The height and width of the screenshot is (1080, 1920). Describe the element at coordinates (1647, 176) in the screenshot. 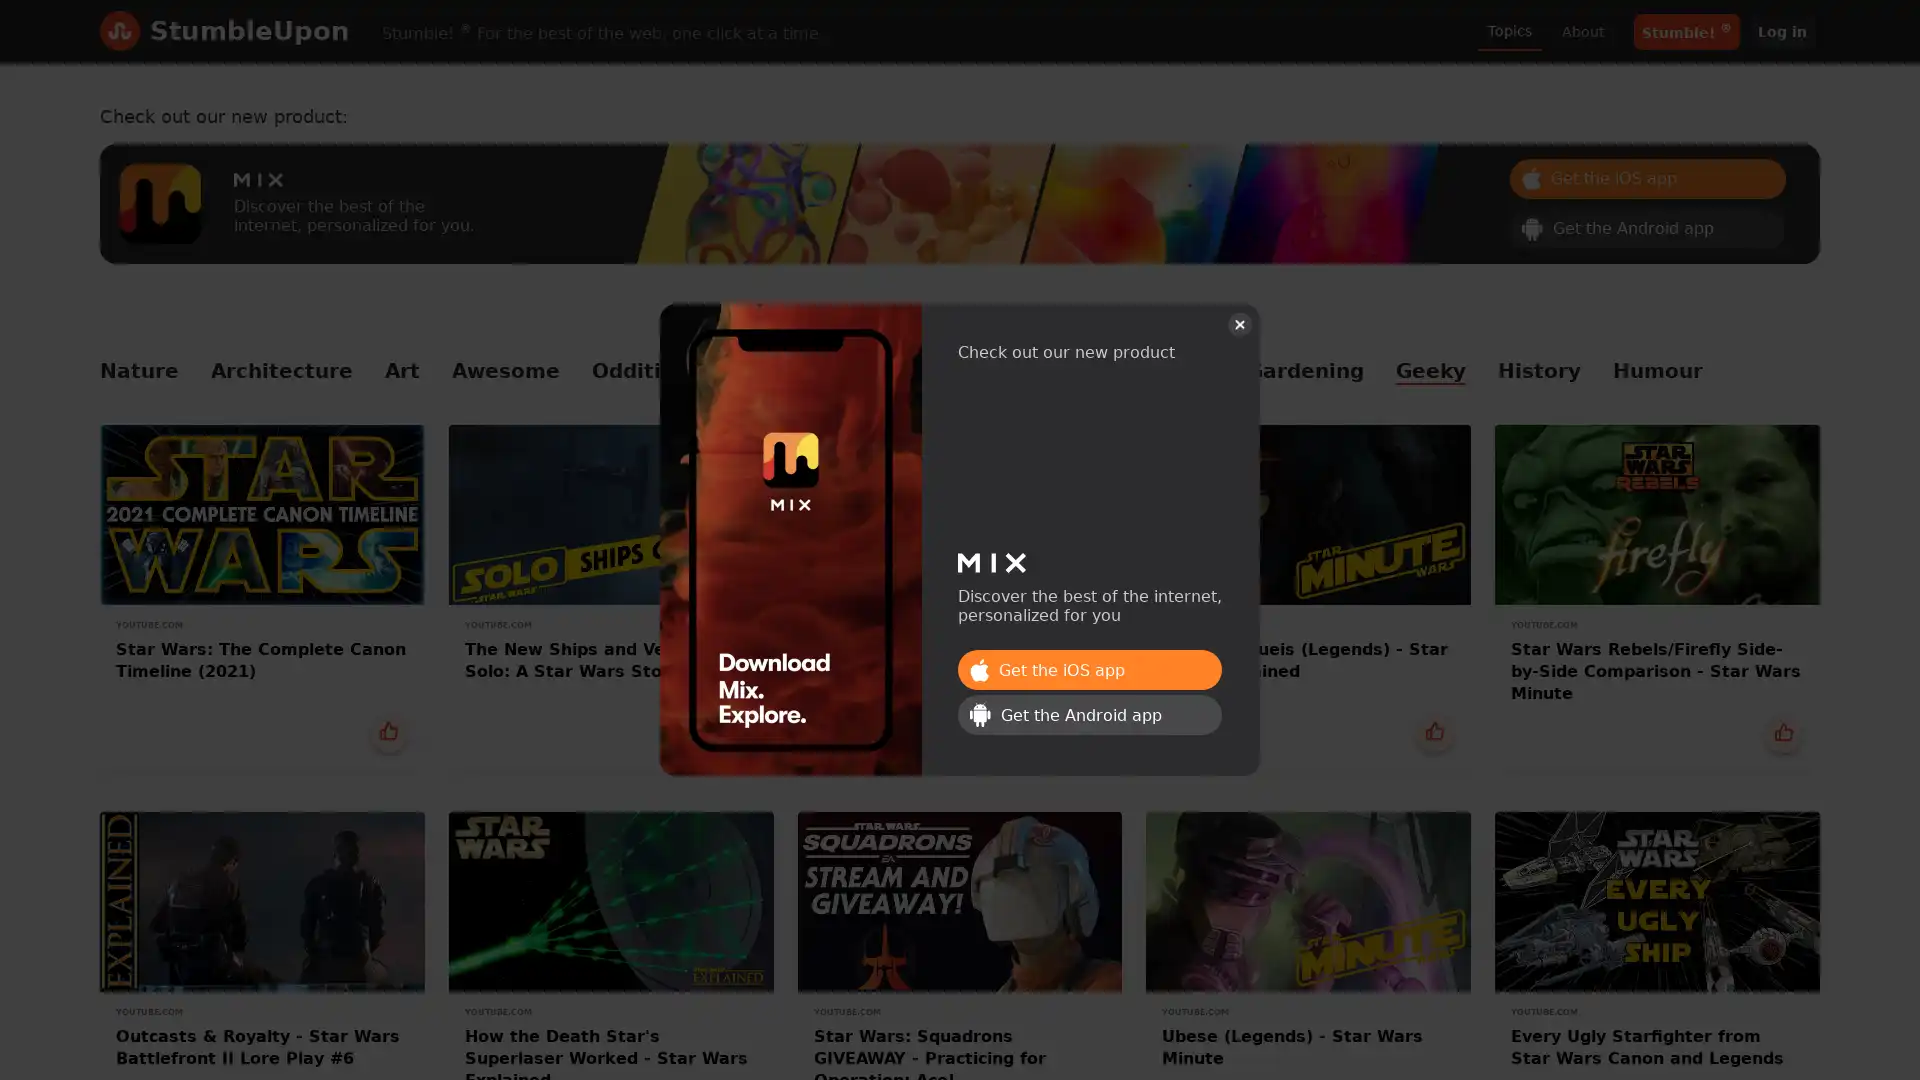

I see `Header Image 1 Get the iOS app` at that location.